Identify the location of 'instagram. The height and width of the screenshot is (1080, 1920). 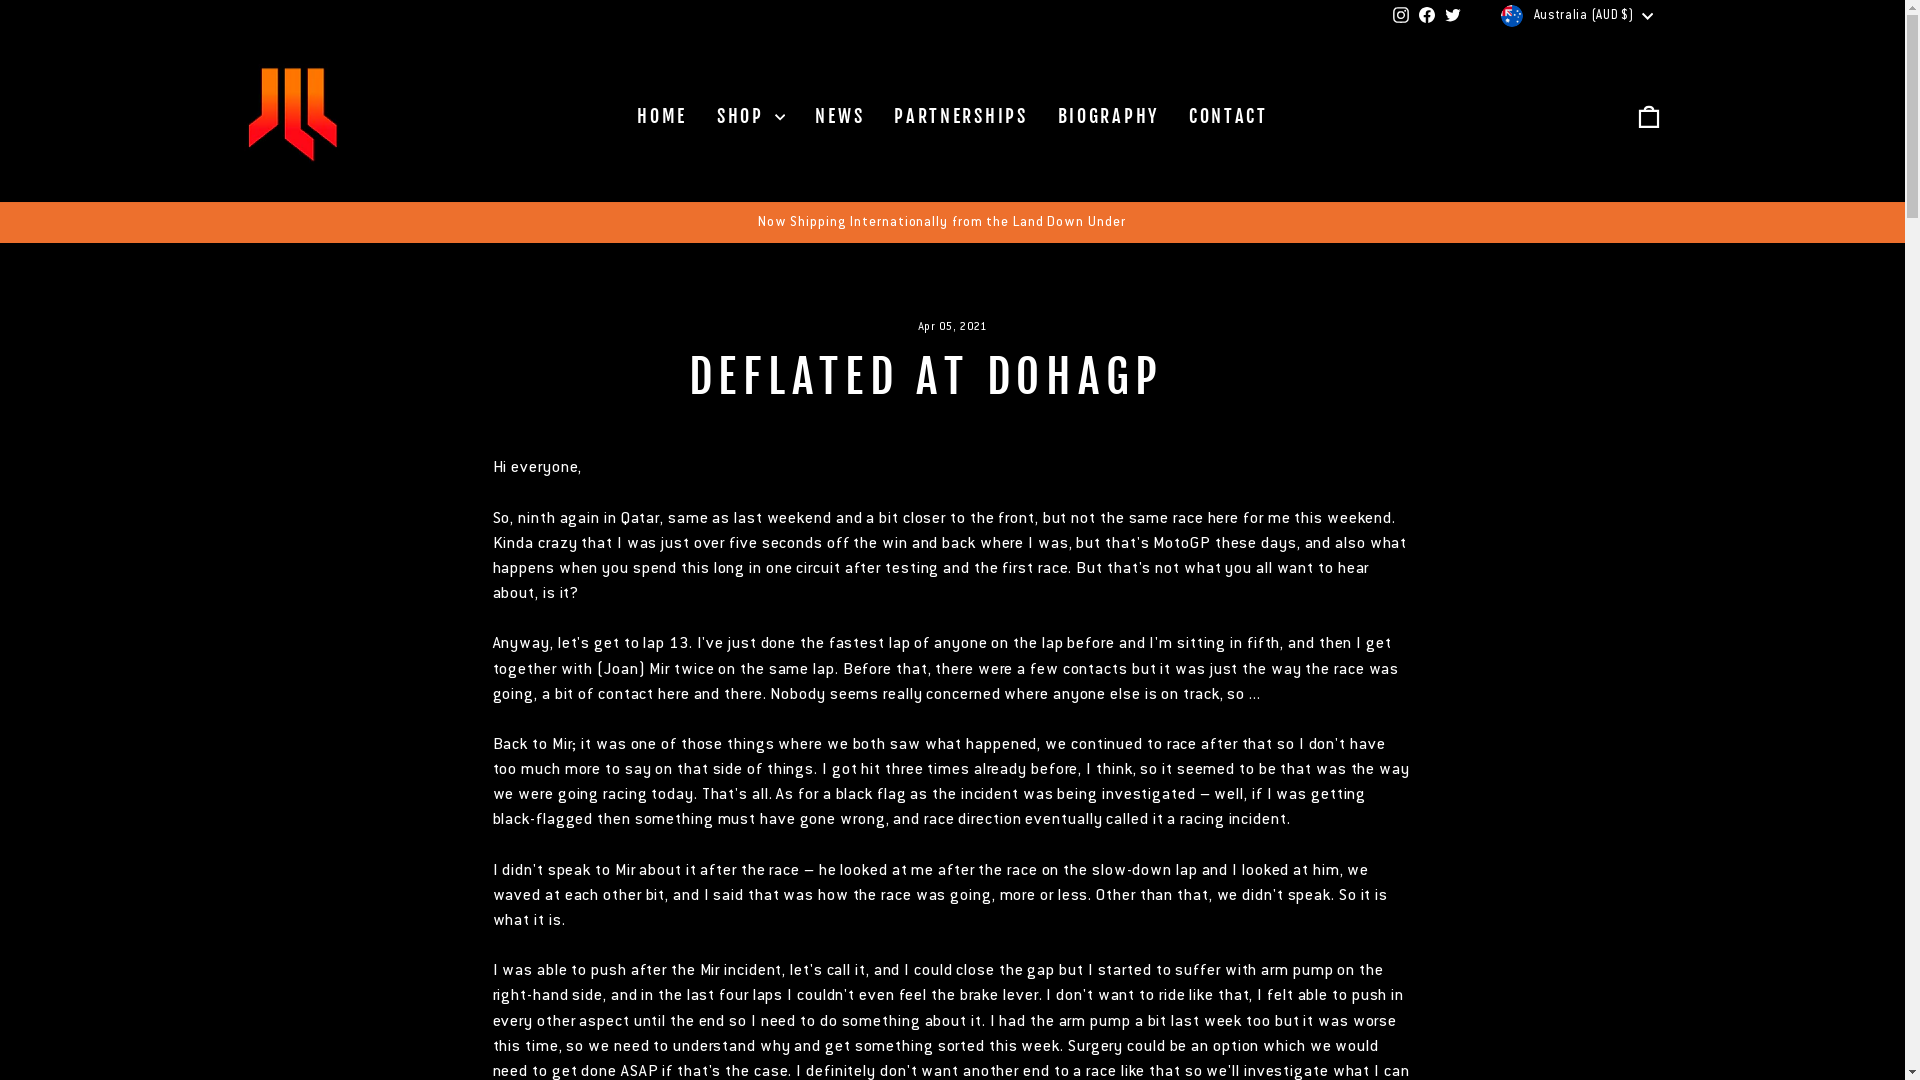
(1400, 15).